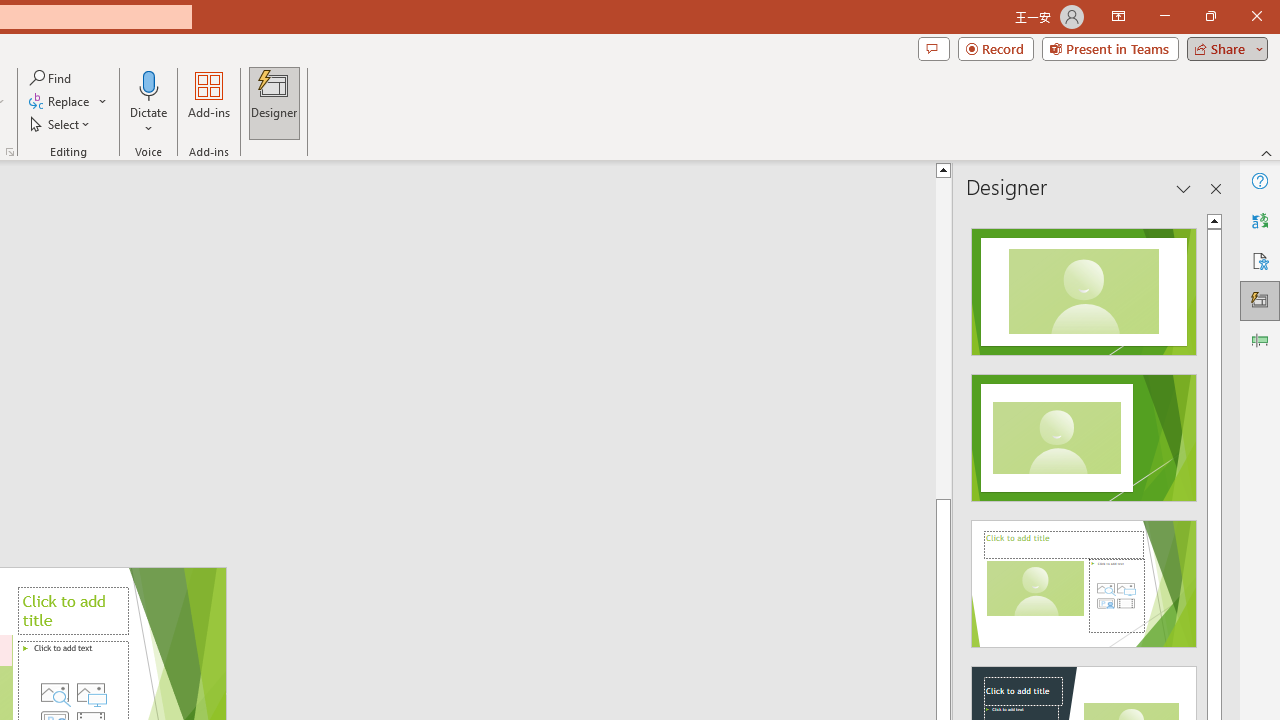  What do you see at coordinates (1259, 339) in the screenshot?
I see `'Animation Pane'` at bounding box center [1259, 339].